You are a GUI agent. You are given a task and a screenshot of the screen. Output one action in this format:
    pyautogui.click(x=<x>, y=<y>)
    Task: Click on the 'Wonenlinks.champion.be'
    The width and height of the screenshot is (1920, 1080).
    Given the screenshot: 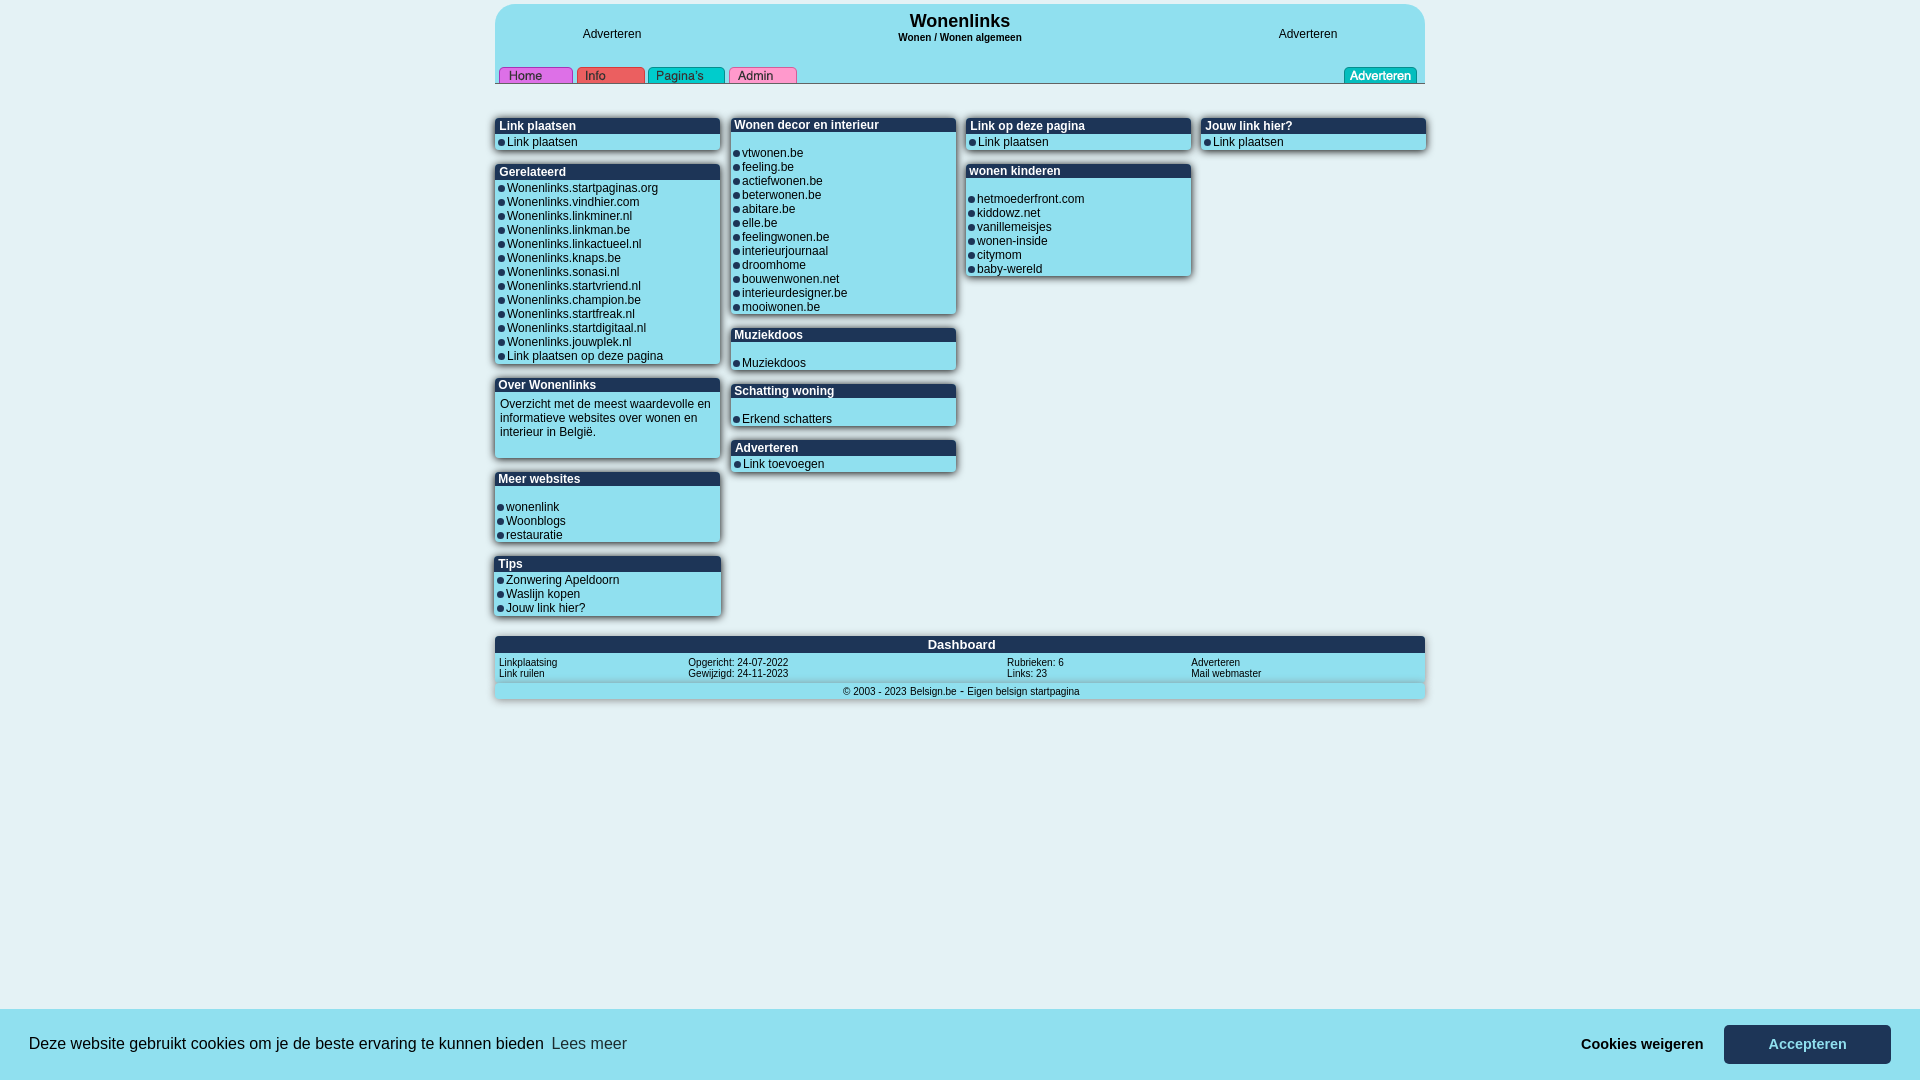 What is the action you would take?
    pyautogui.click(x=507, y=300)
    